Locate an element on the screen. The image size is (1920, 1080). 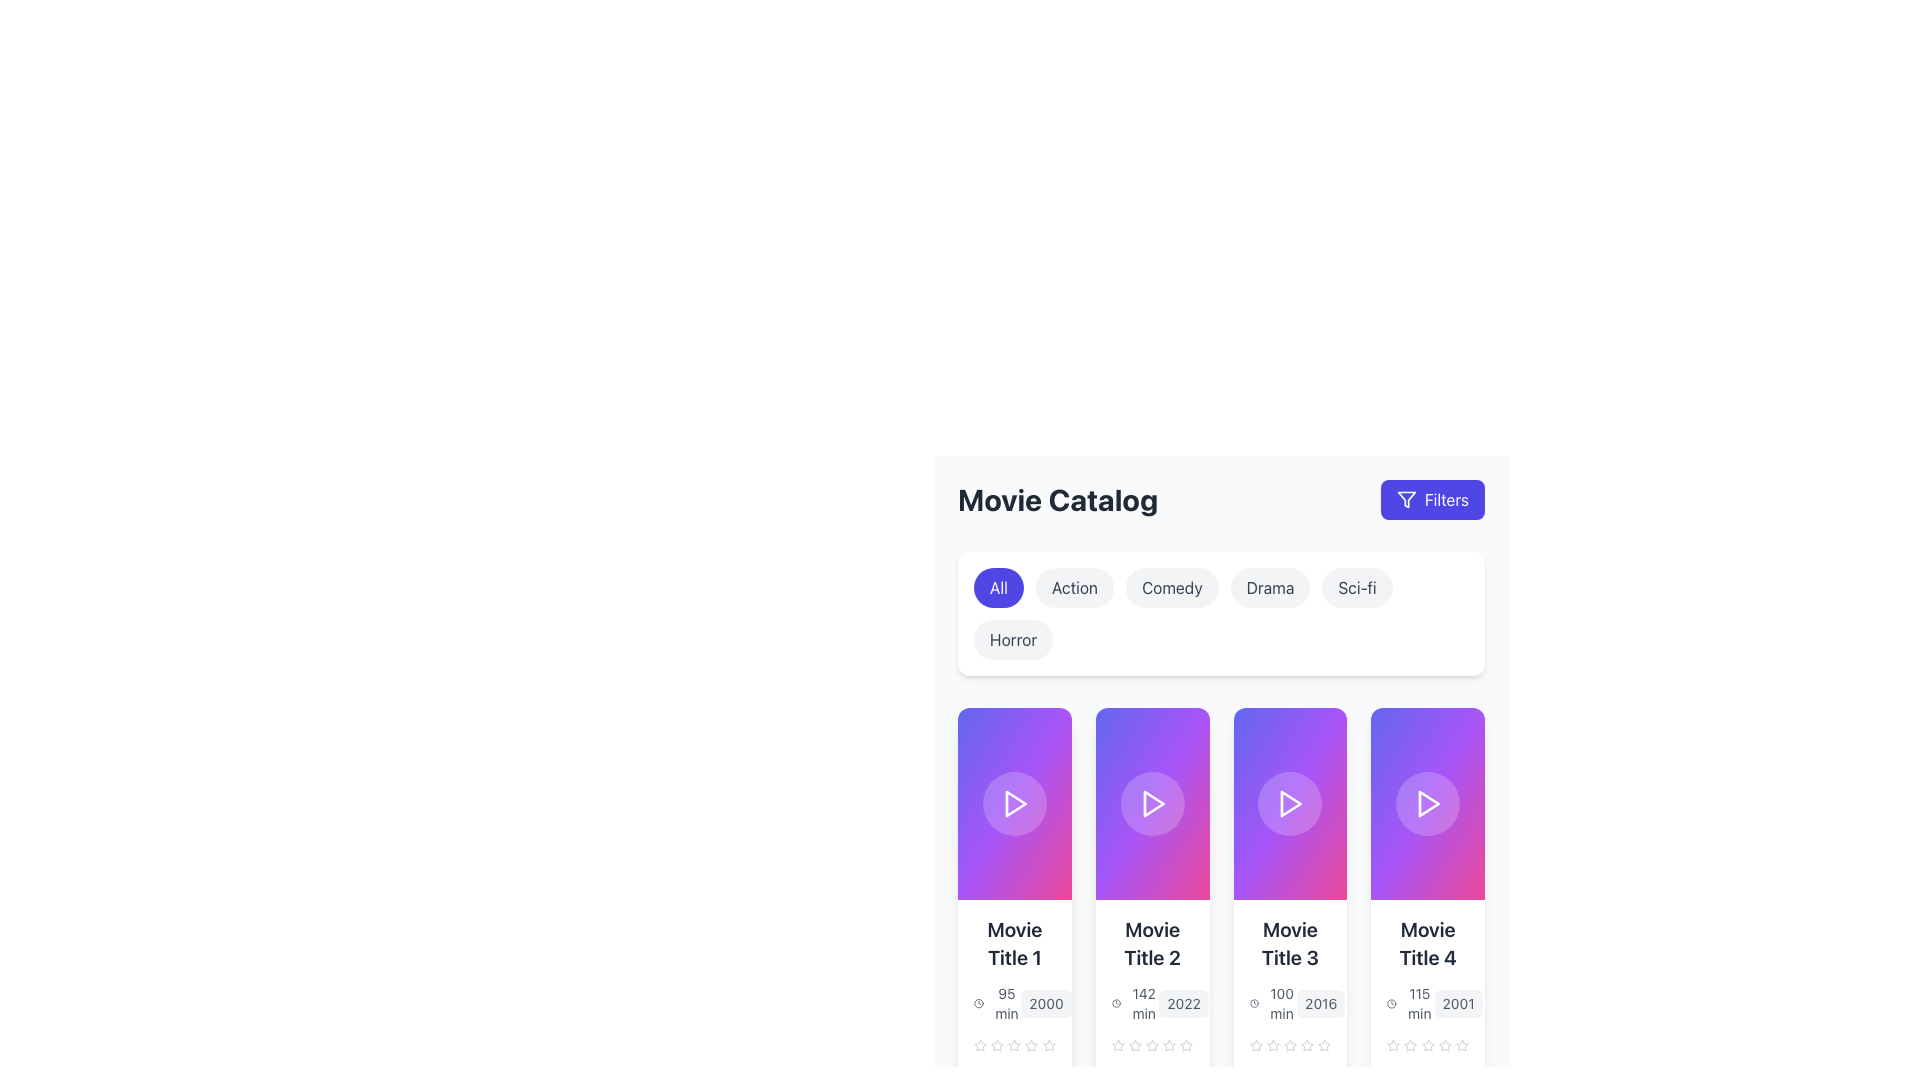
the prominent circular play button with a white triangular play icon, located in the uppermost portion of the card labeled 'Movie Title 3' in the movie catalog grid layout, to play the associated media is located at coordinates (1290, 802).